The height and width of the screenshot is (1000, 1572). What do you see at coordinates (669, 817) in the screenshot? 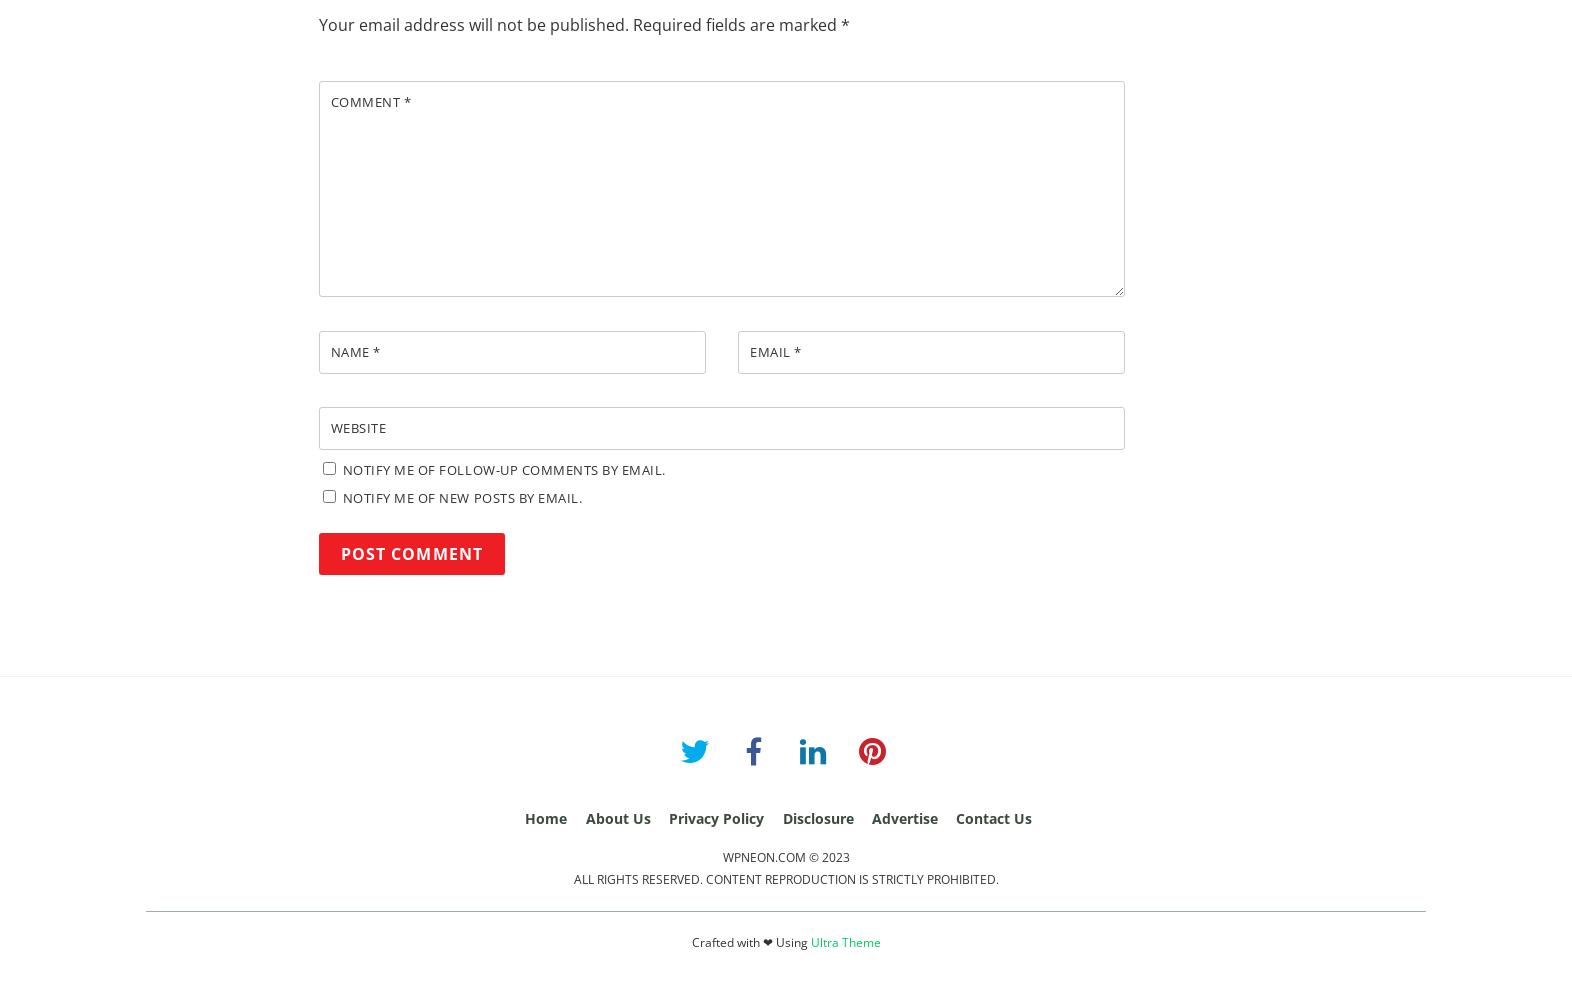
I see `'Privacy Policy'` at bounding box center [669, 817].